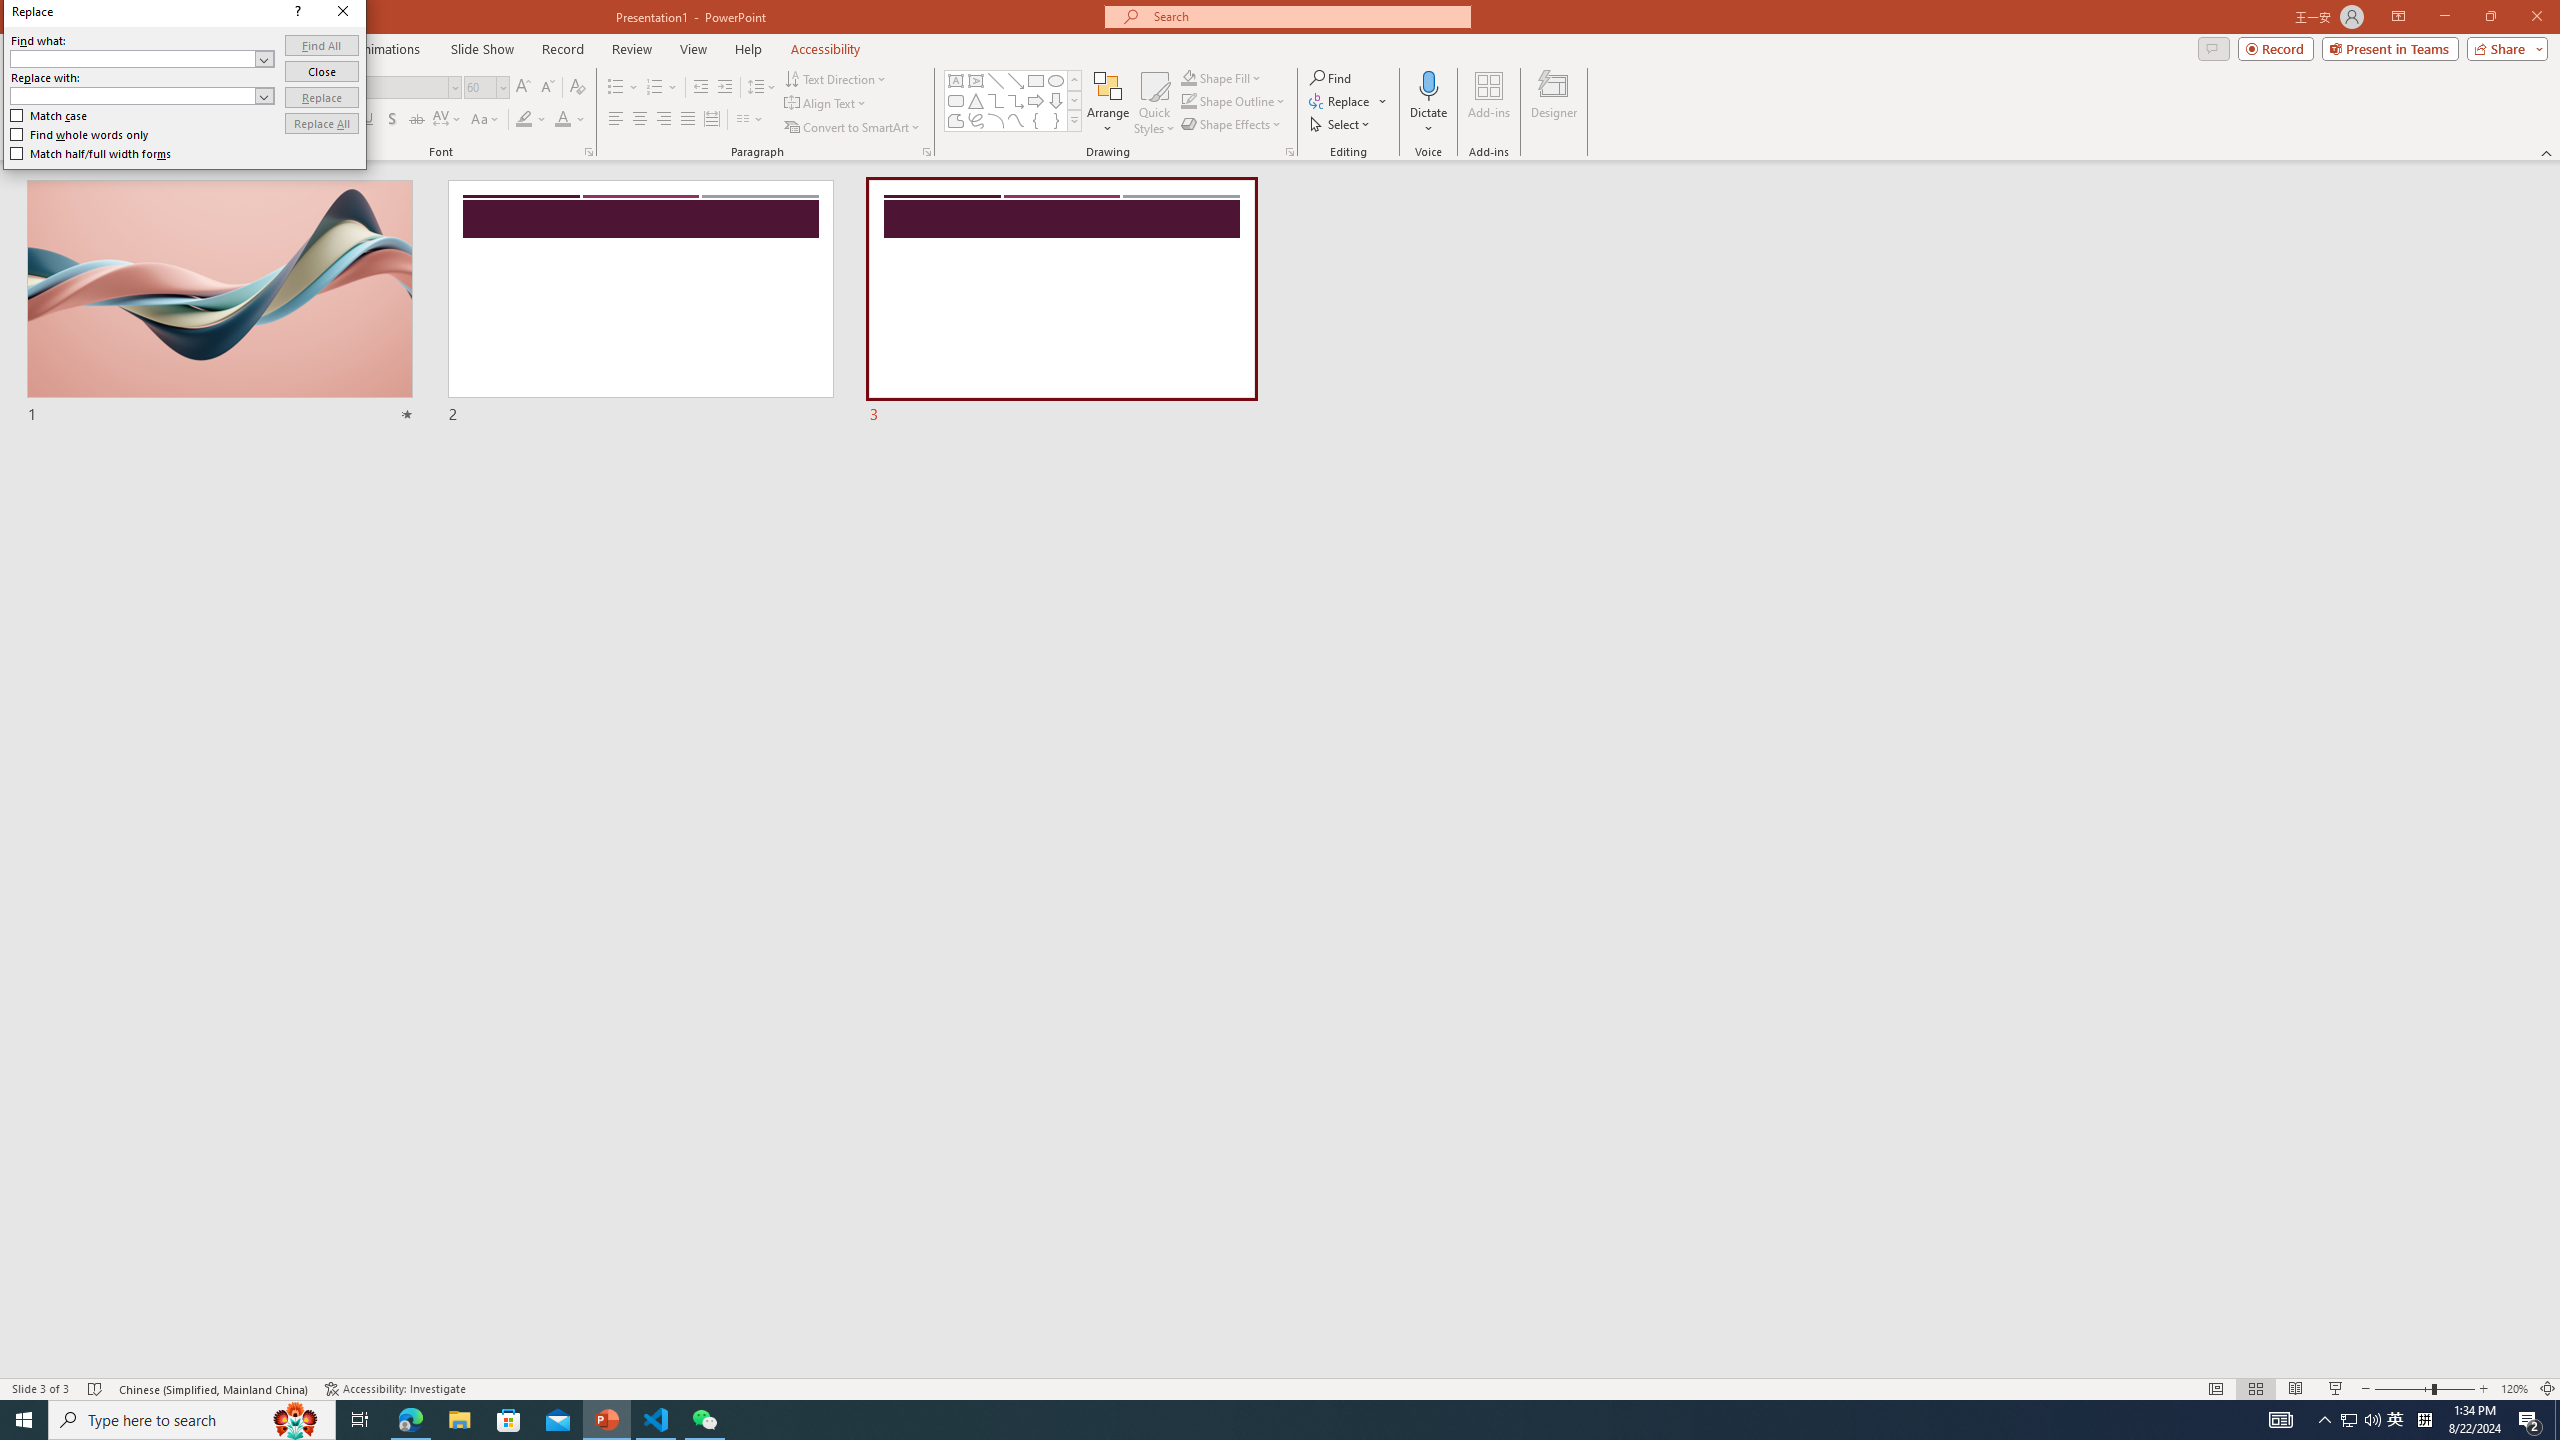 This screenshot has height=1440, width=2560. I want to click on 'Freeform: Scribble', so click(974, 119).